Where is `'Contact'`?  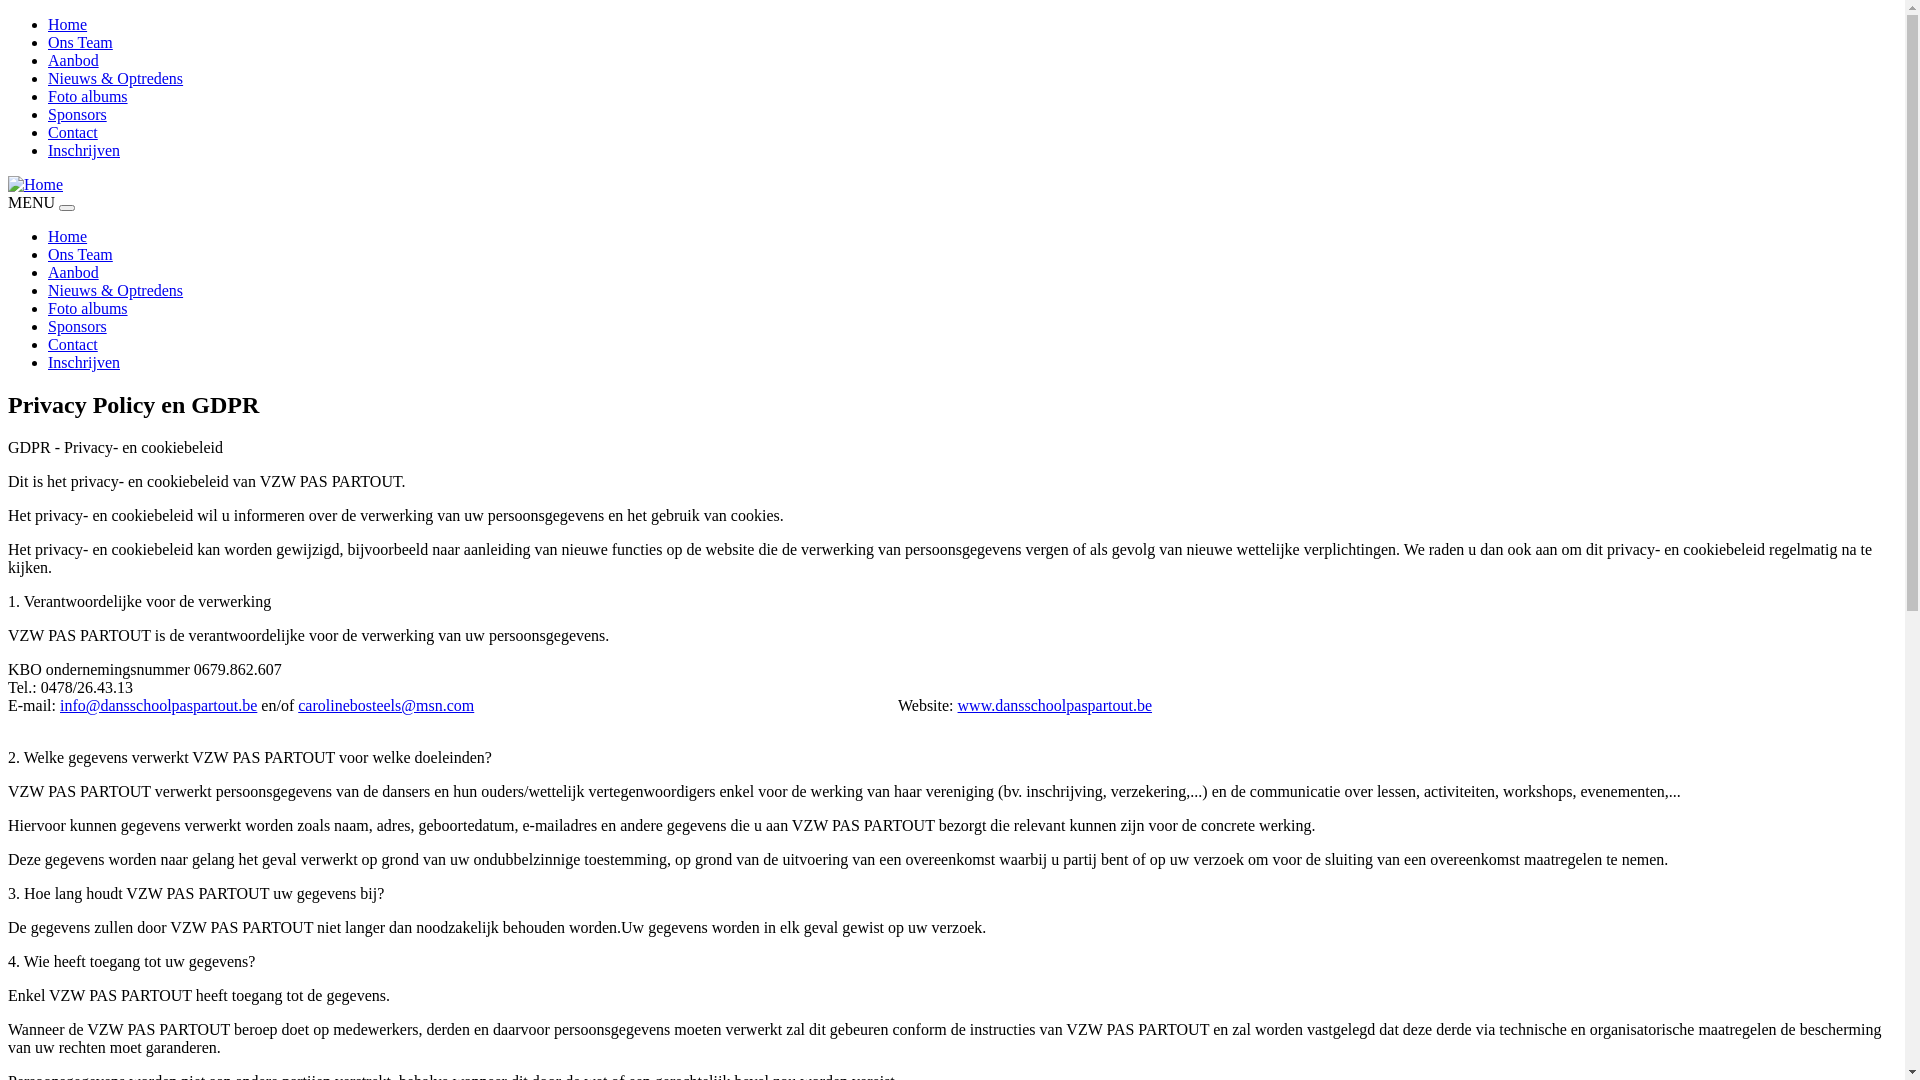 'Contact' is located at coordinates (72, 132).